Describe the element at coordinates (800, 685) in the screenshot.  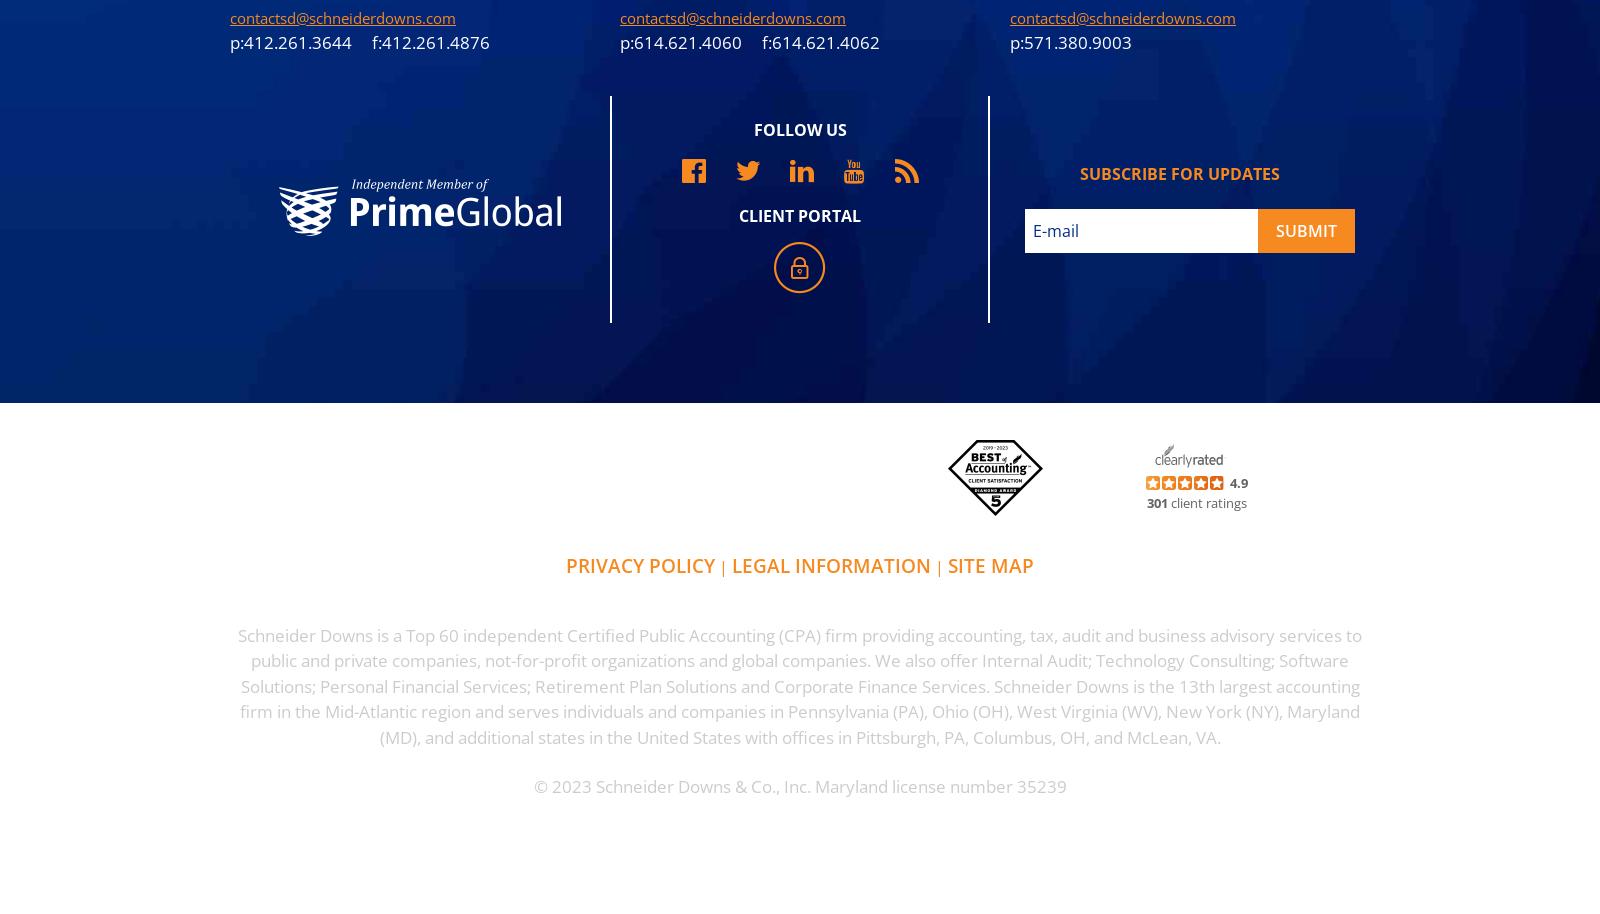
I see `'Schneider Downs is a Top 60 independent Certified Public Accounting (CPA) firm providing accounting, tax, audit and business advisory services to public and private companies, not-for-profit organizations and global companies. We also offer Internal Audit; Technology Consulting; Software Solutions; Personal Financial Services; Retirement Plan Solutions and Corporate Finance Services. Schneider Downs is the 13th largest accounting firm in the Mid-Atlantic region and serves individuals and companies in Pennsylvania (PA), Ohio (OH), West Virginia (WV), New York (NY), Maryland (MD), and additional states in the United States with offices in Pittsburgh, PA, Columbus, OH, and McLean, VA.'` at that location.